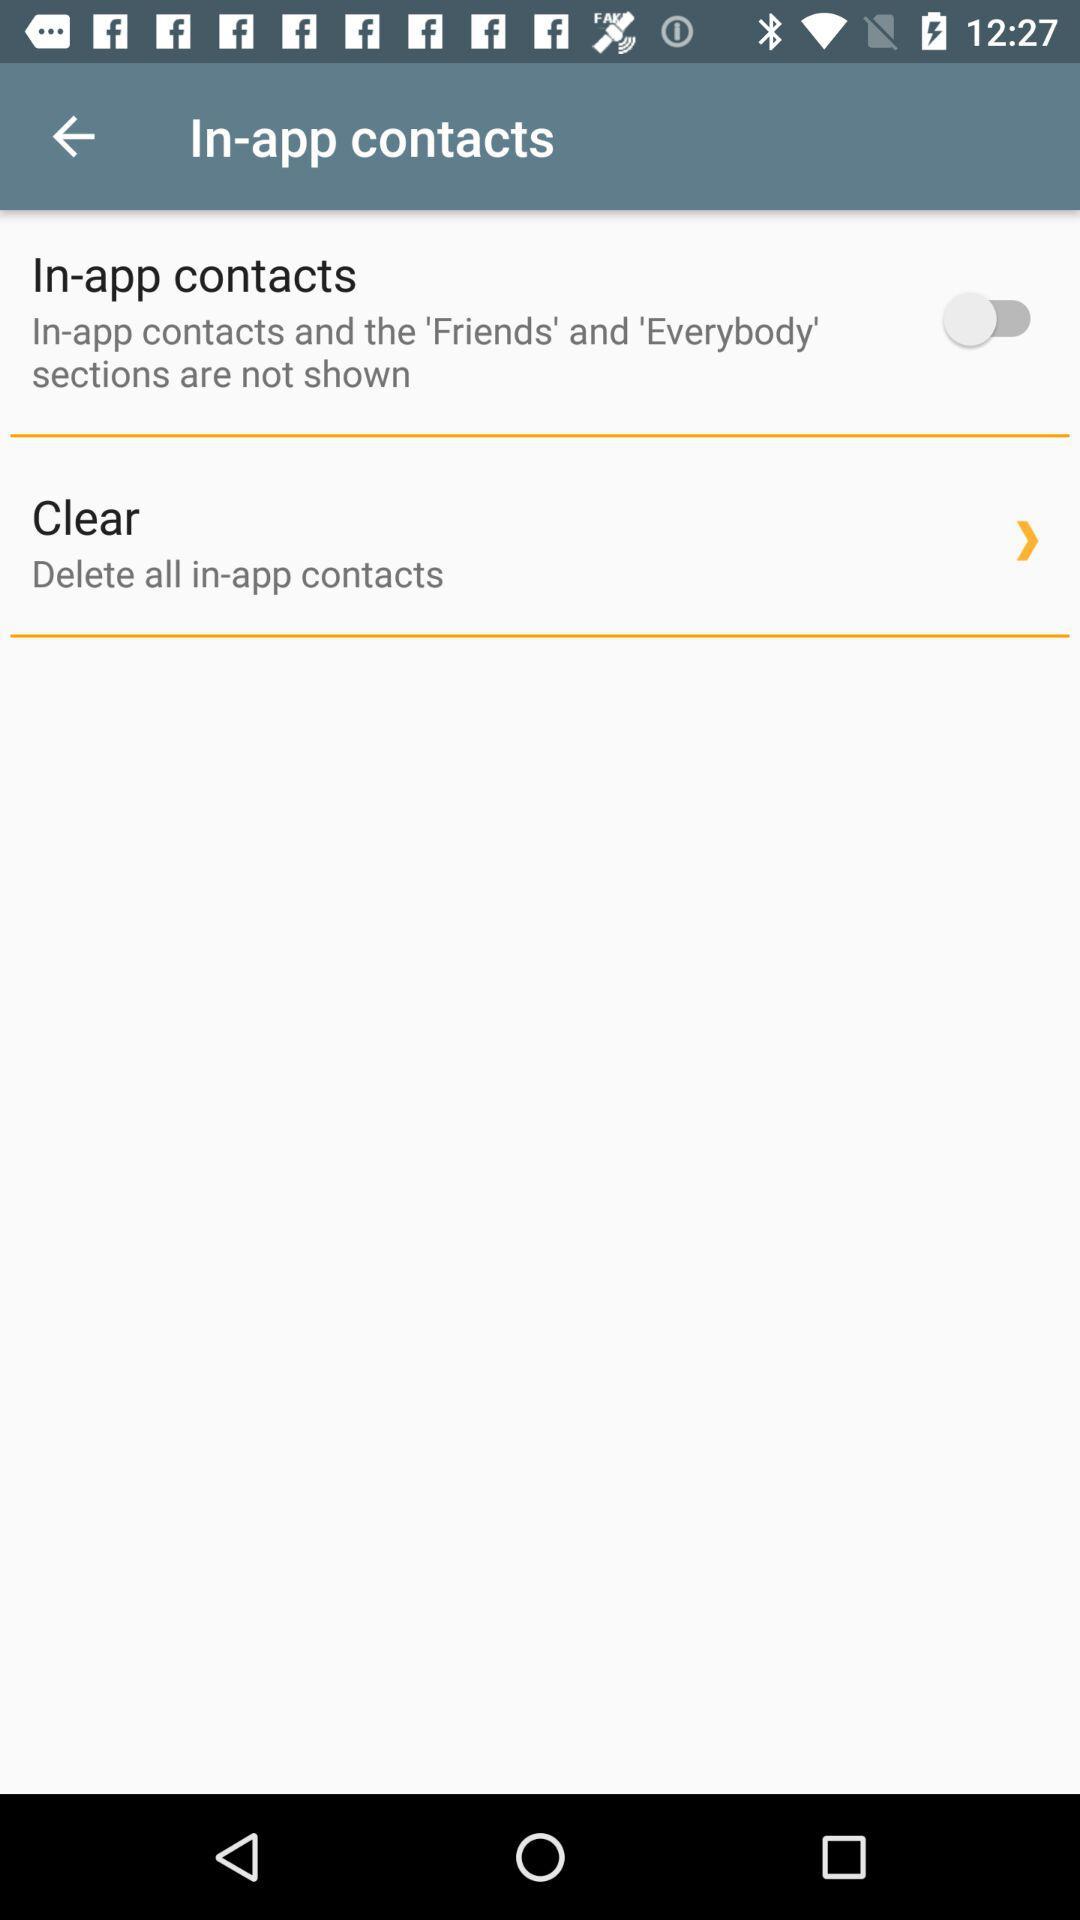  I want to click on the icon at the top left corner, so click(72, 135).